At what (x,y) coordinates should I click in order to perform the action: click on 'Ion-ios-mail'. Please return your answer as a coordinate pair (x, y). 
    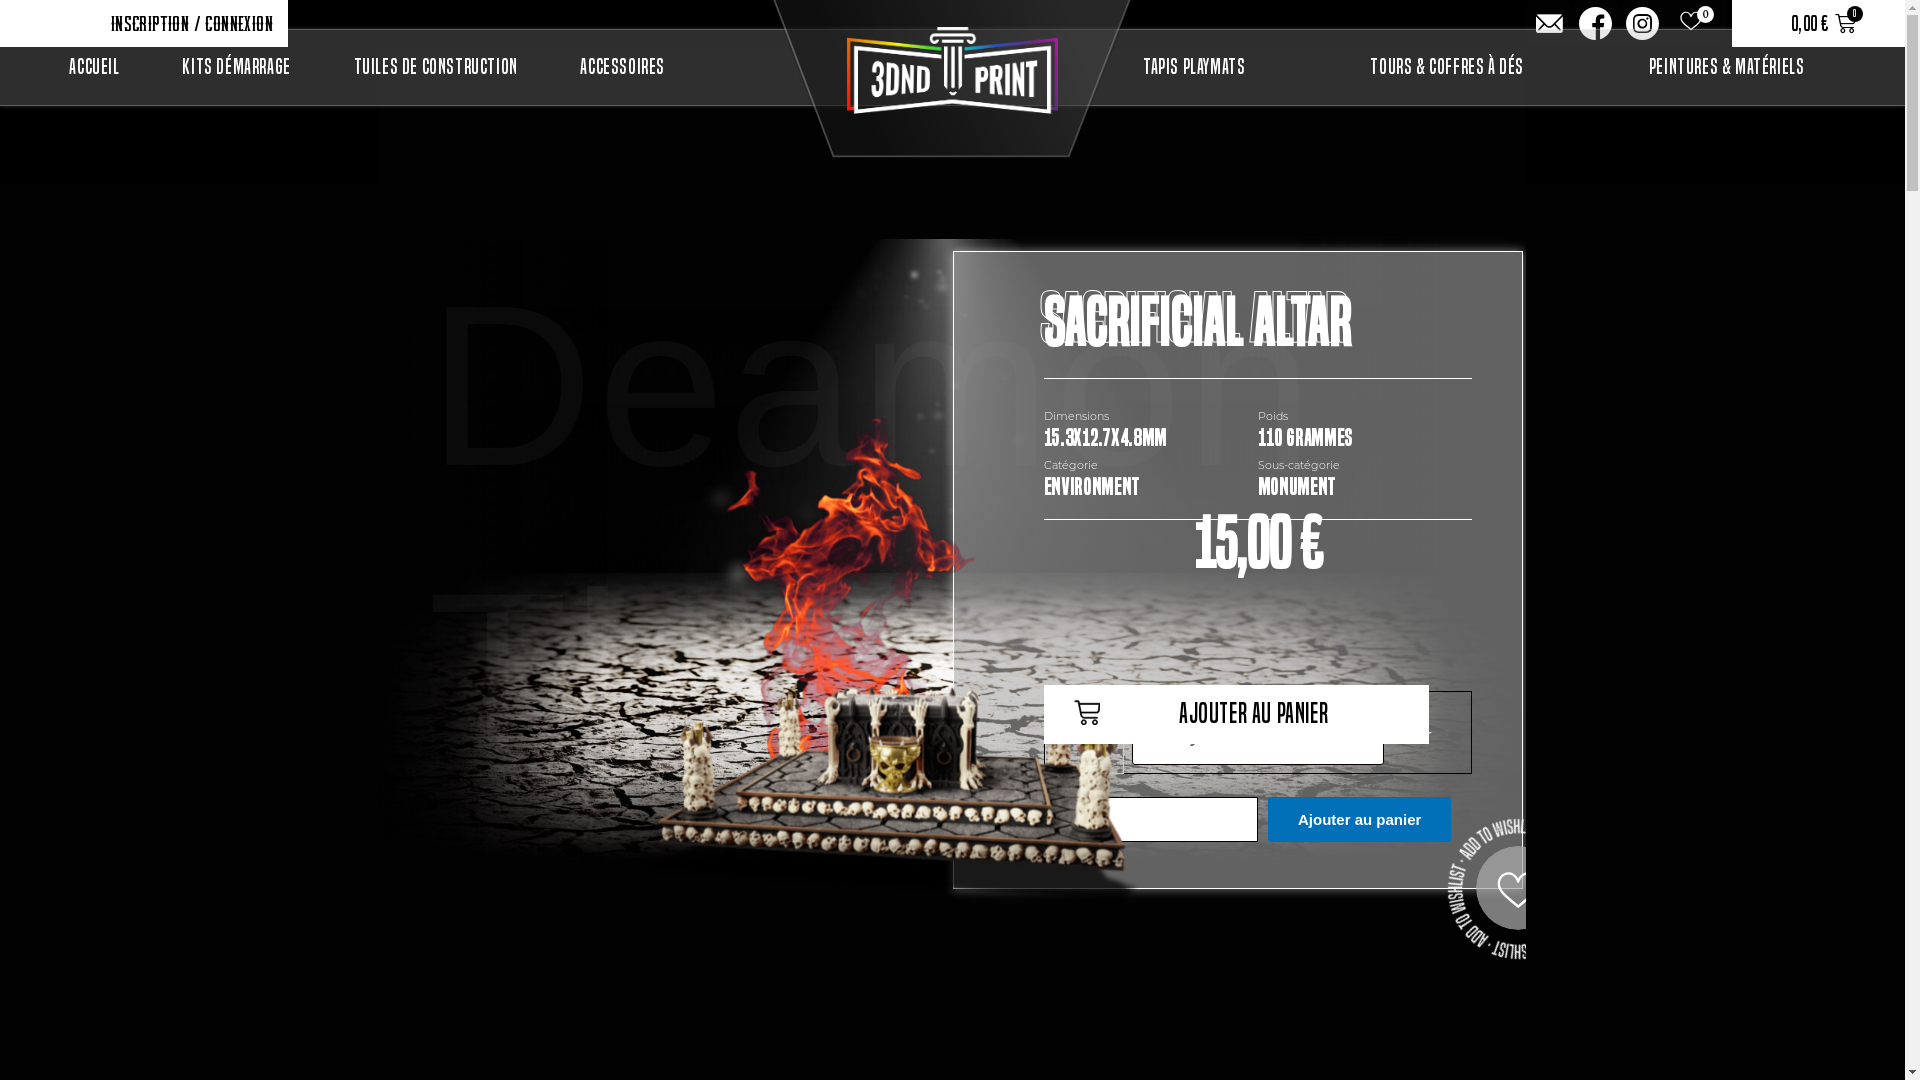
    Looking at the image, I should click on (1549, 23).